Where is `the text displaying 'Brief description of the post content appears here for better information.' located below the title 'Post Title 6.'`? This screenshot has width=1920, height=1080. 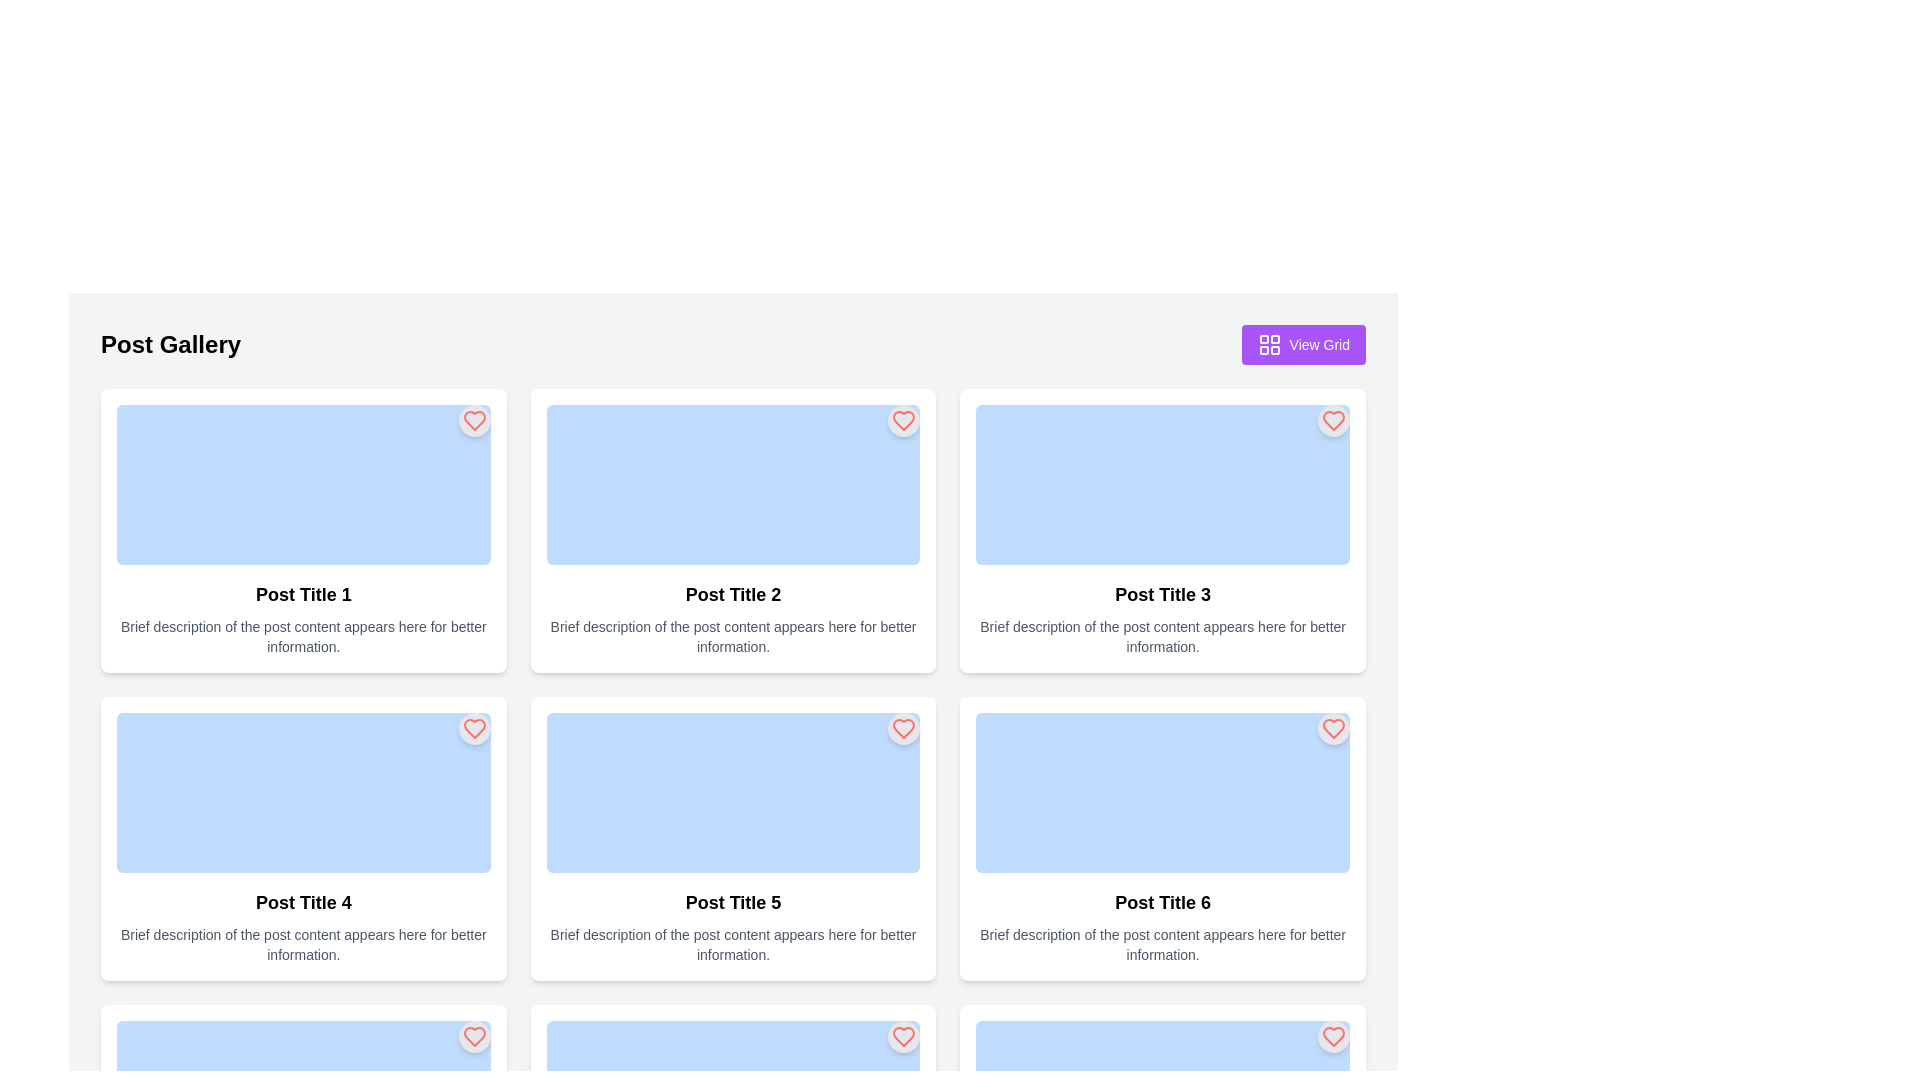
the text displaying 'Brief description of the post content appears here for better information.' located below the title 'Post Title 6.' is located at coordinates (1163, 945).